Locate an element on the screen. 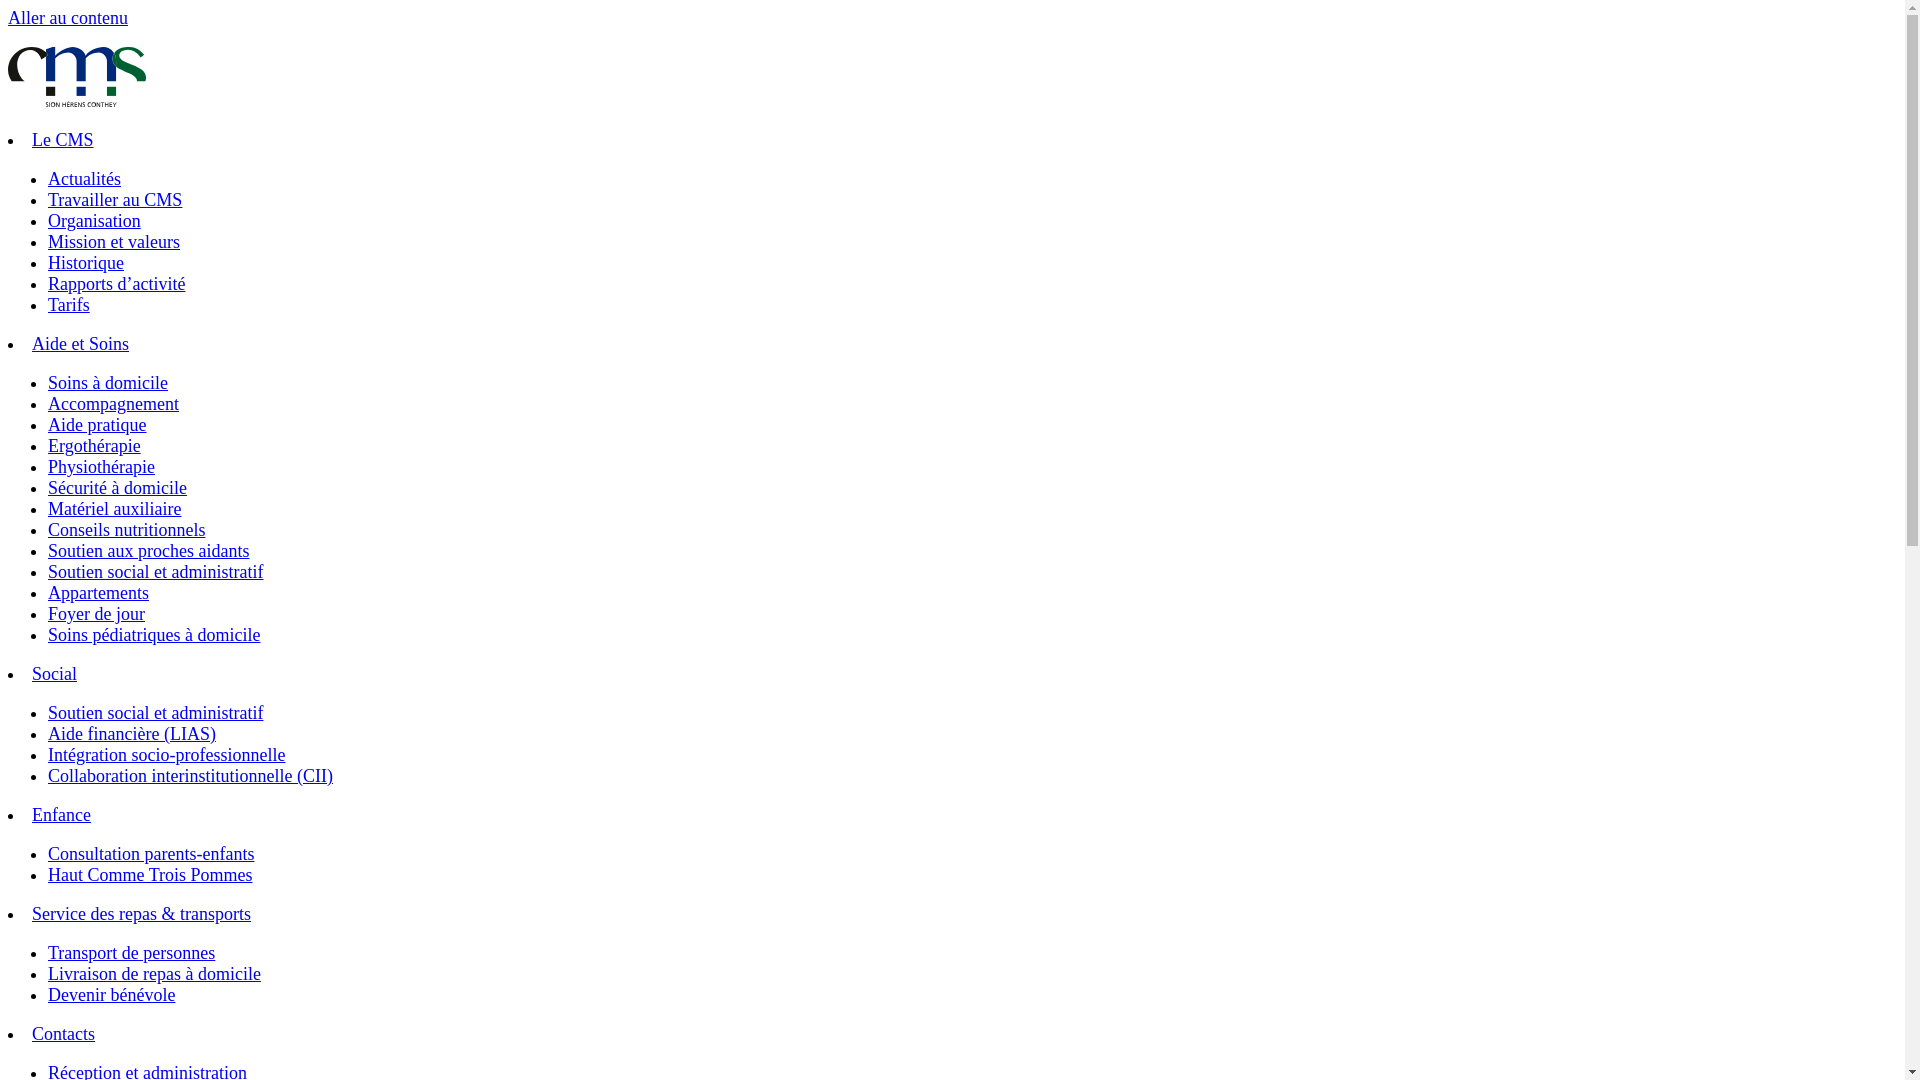  'Appartements' is located at coordinates (97, 592).